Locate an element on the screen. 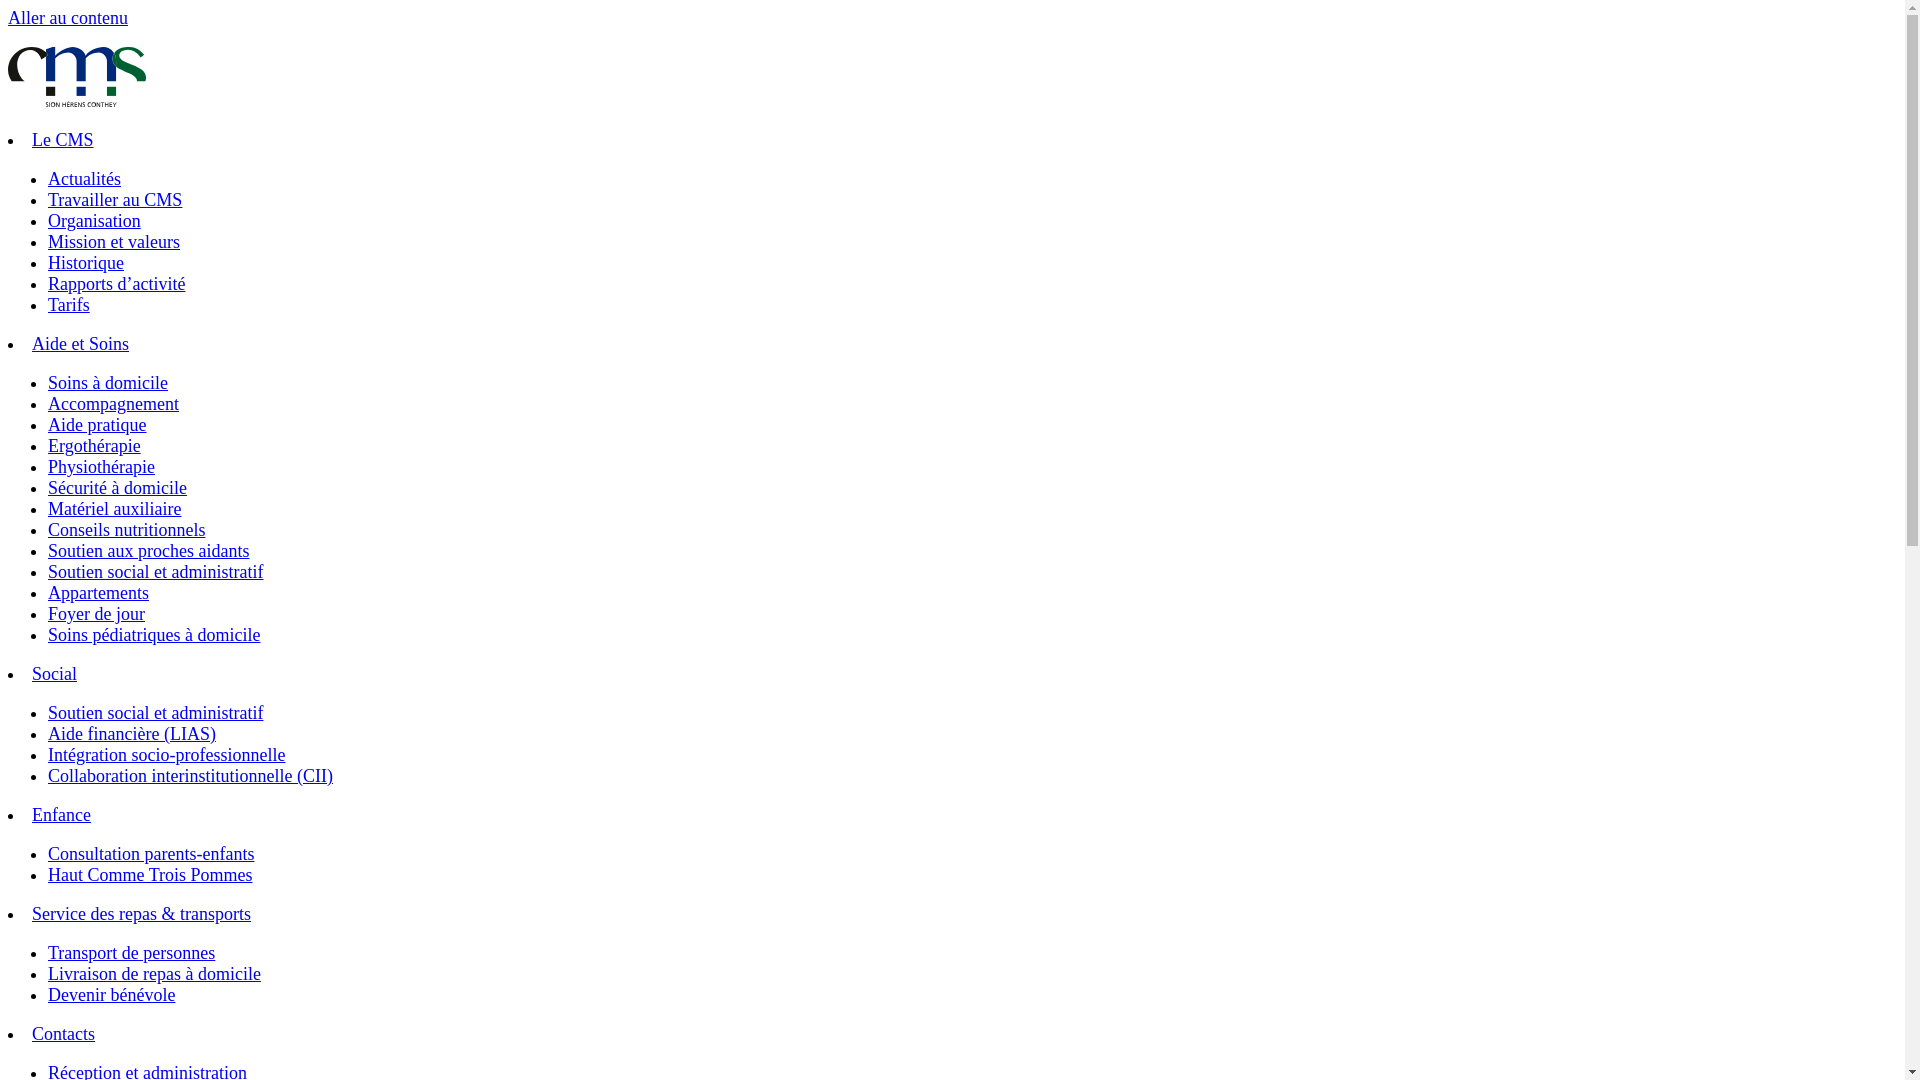  'Appartements' is located at coordinates (97, 592).